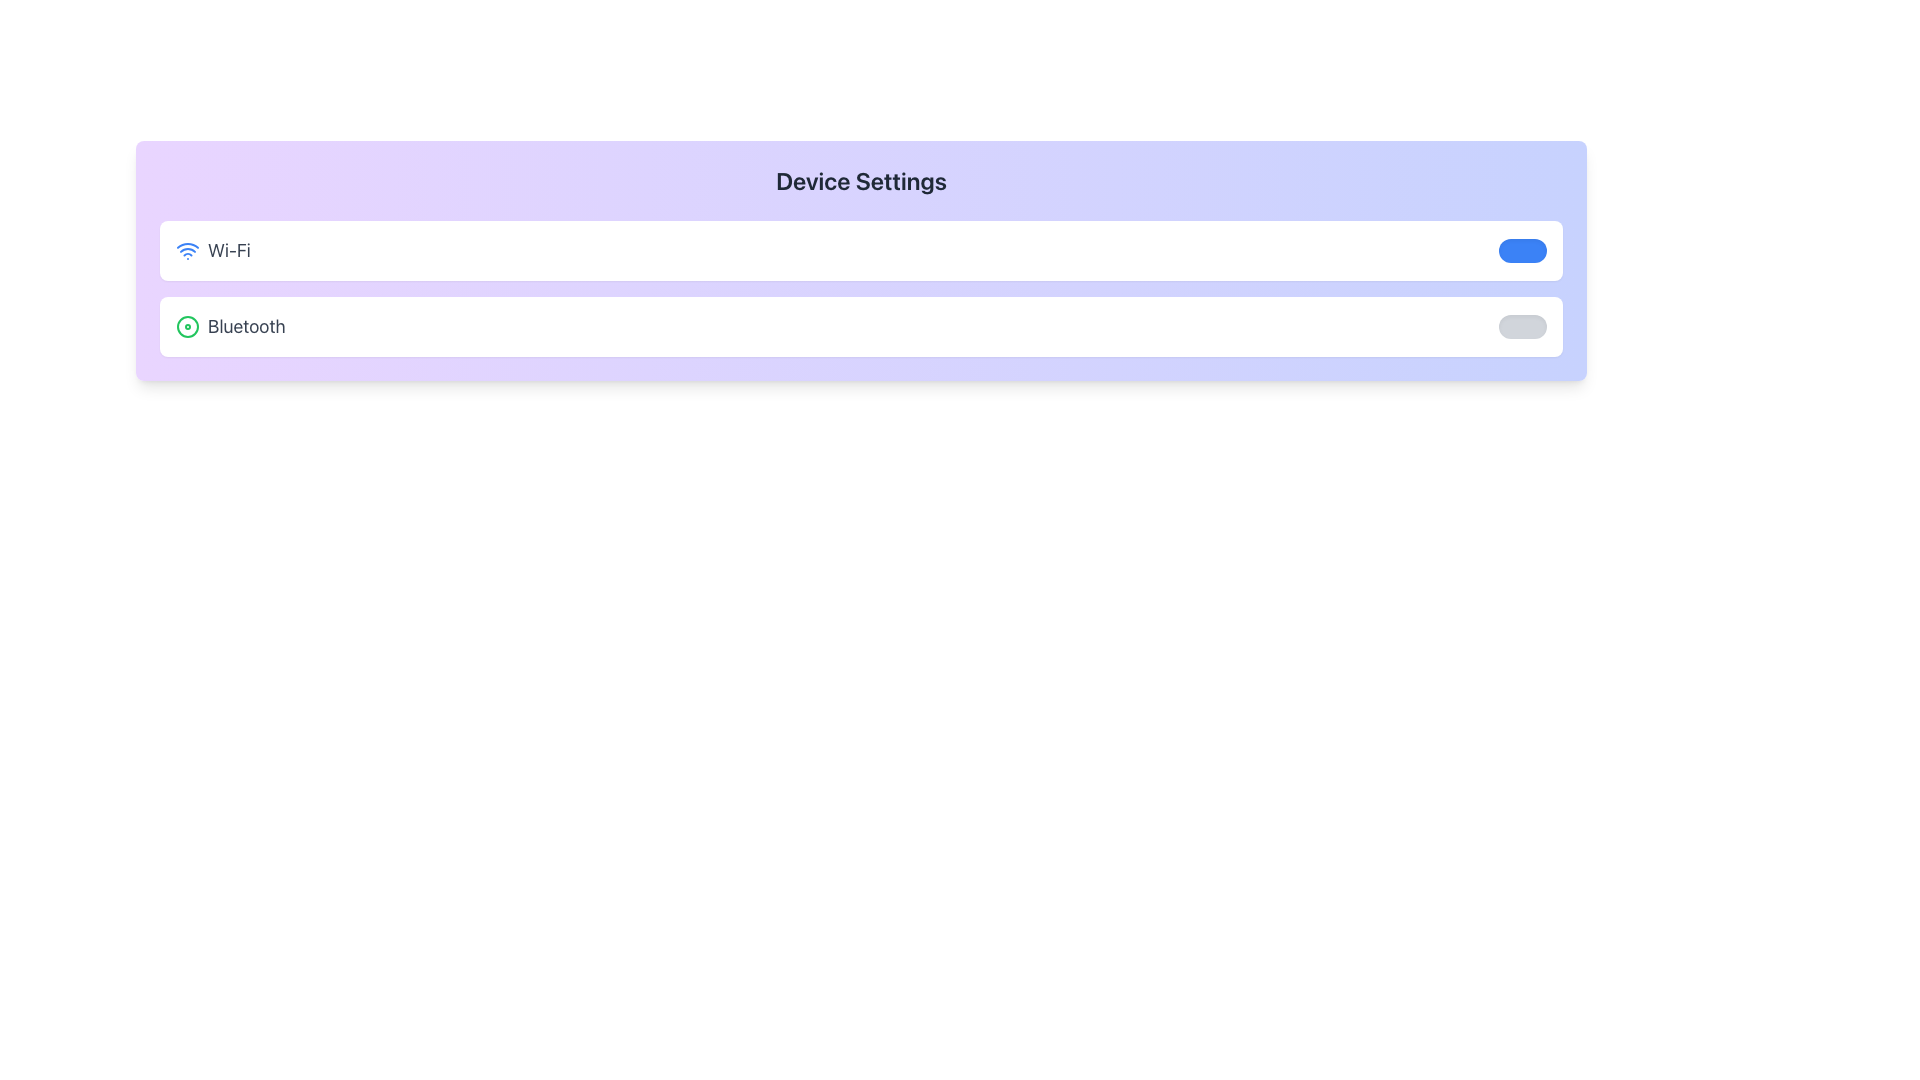  I want to click on the UI label with a green circular icon and the text 'Bluetooth', which is located below the 'Wi-Fi' label and adjacent to a toggle switch, so click(230, 326).